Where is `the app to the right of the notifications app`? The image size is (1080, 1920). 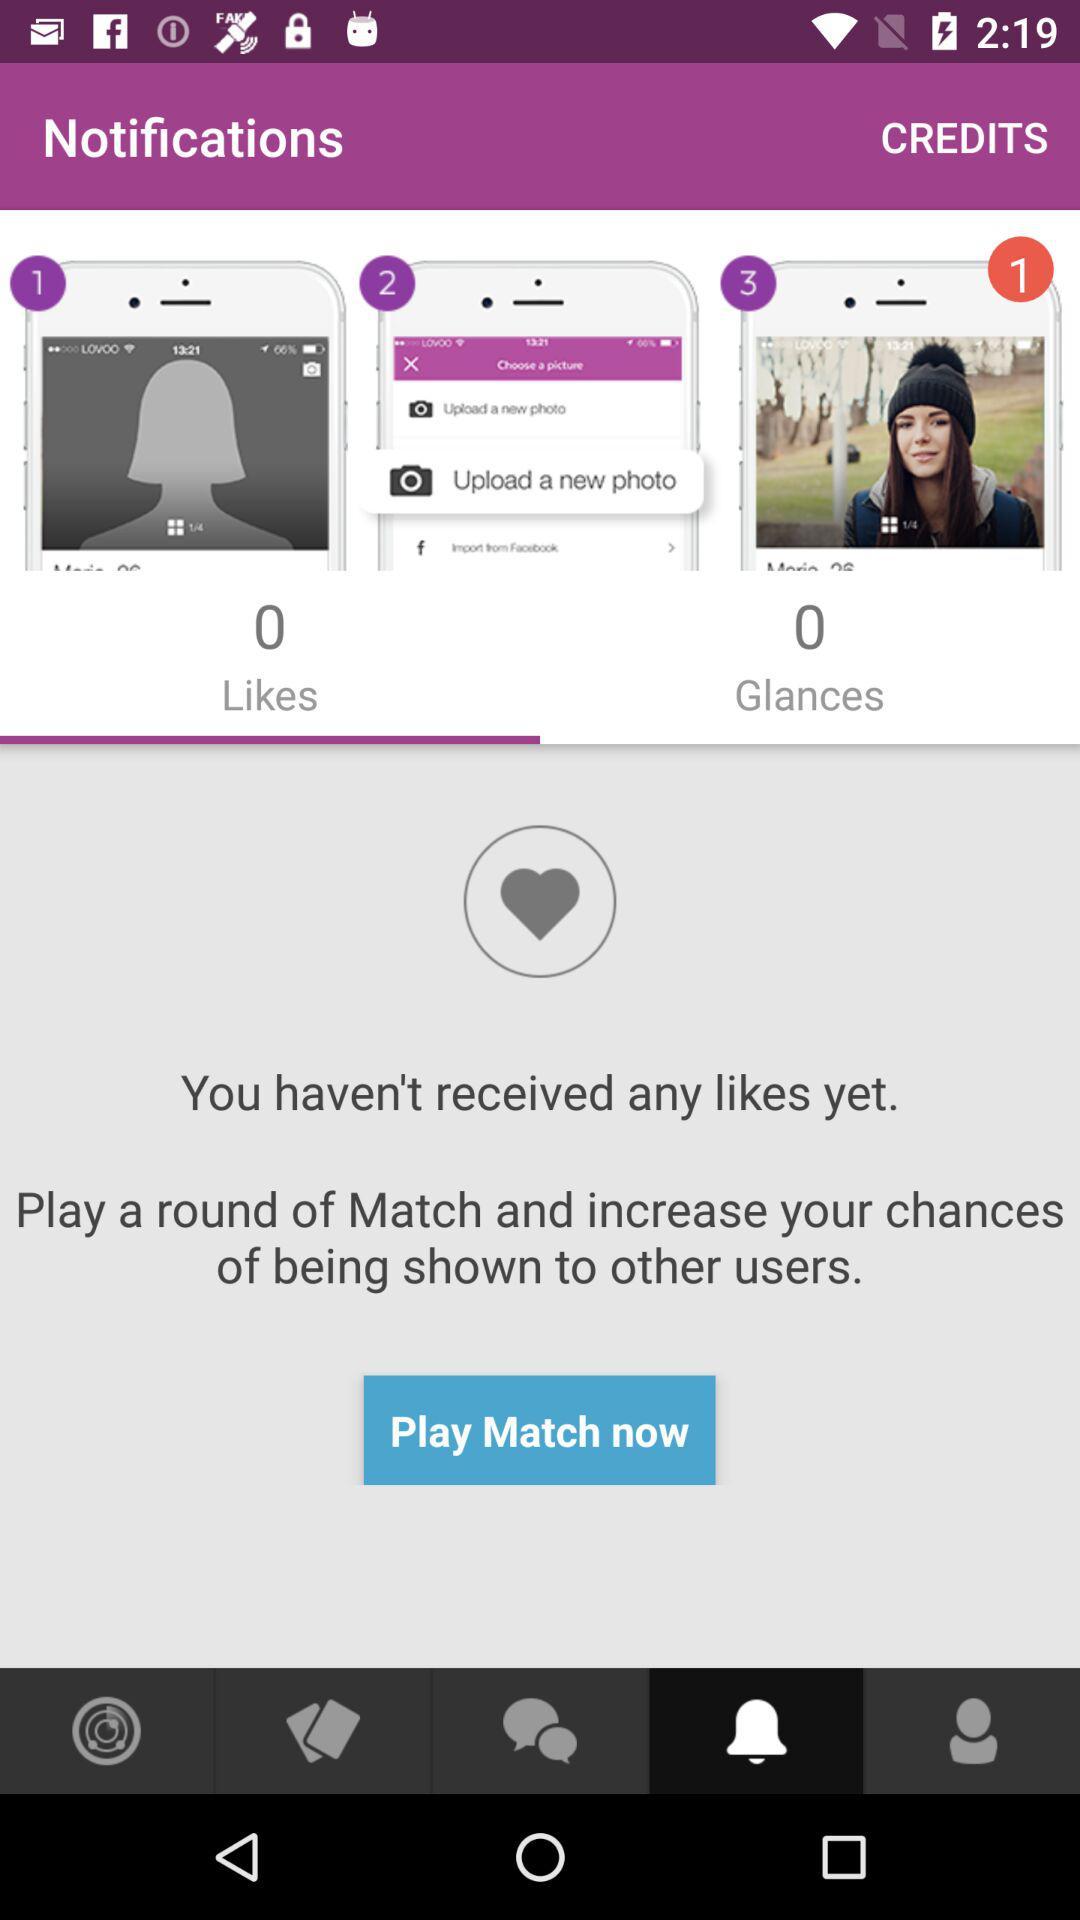 the app to the right of the notifications app is located at coordinates (963, 135).